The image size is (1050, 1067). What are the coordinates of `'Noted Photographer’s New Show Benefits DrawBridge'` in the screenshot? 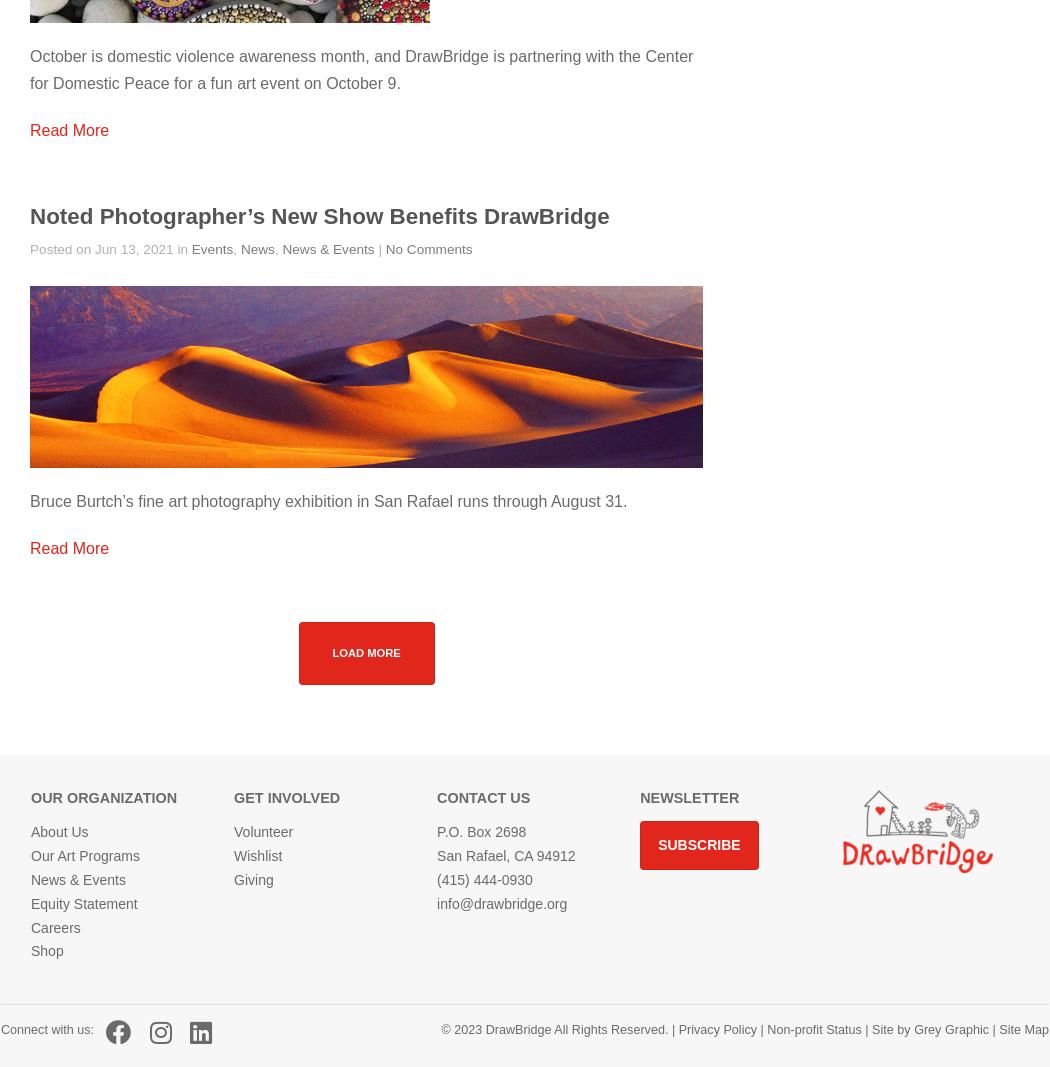 It's located at (319, 216).